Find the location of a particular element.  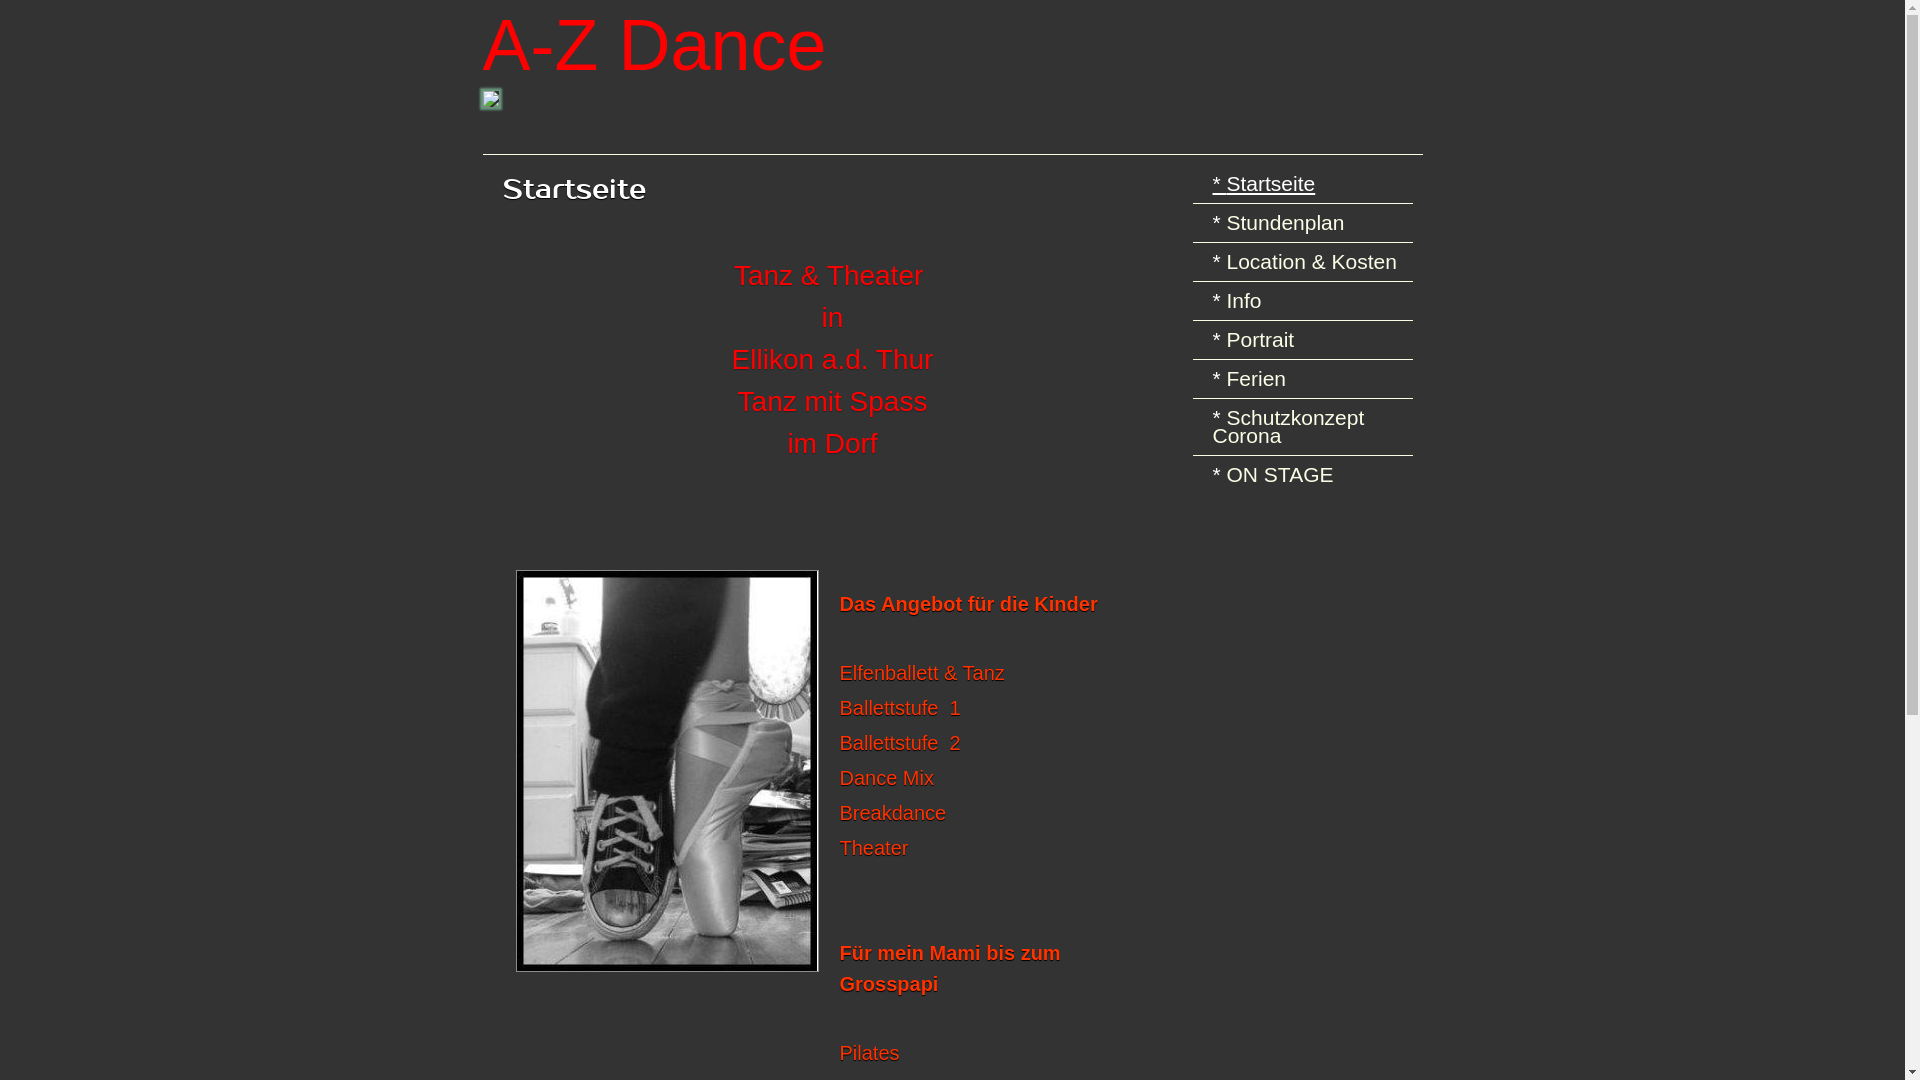

'Ferien' is located at coordinates (1306, 378).